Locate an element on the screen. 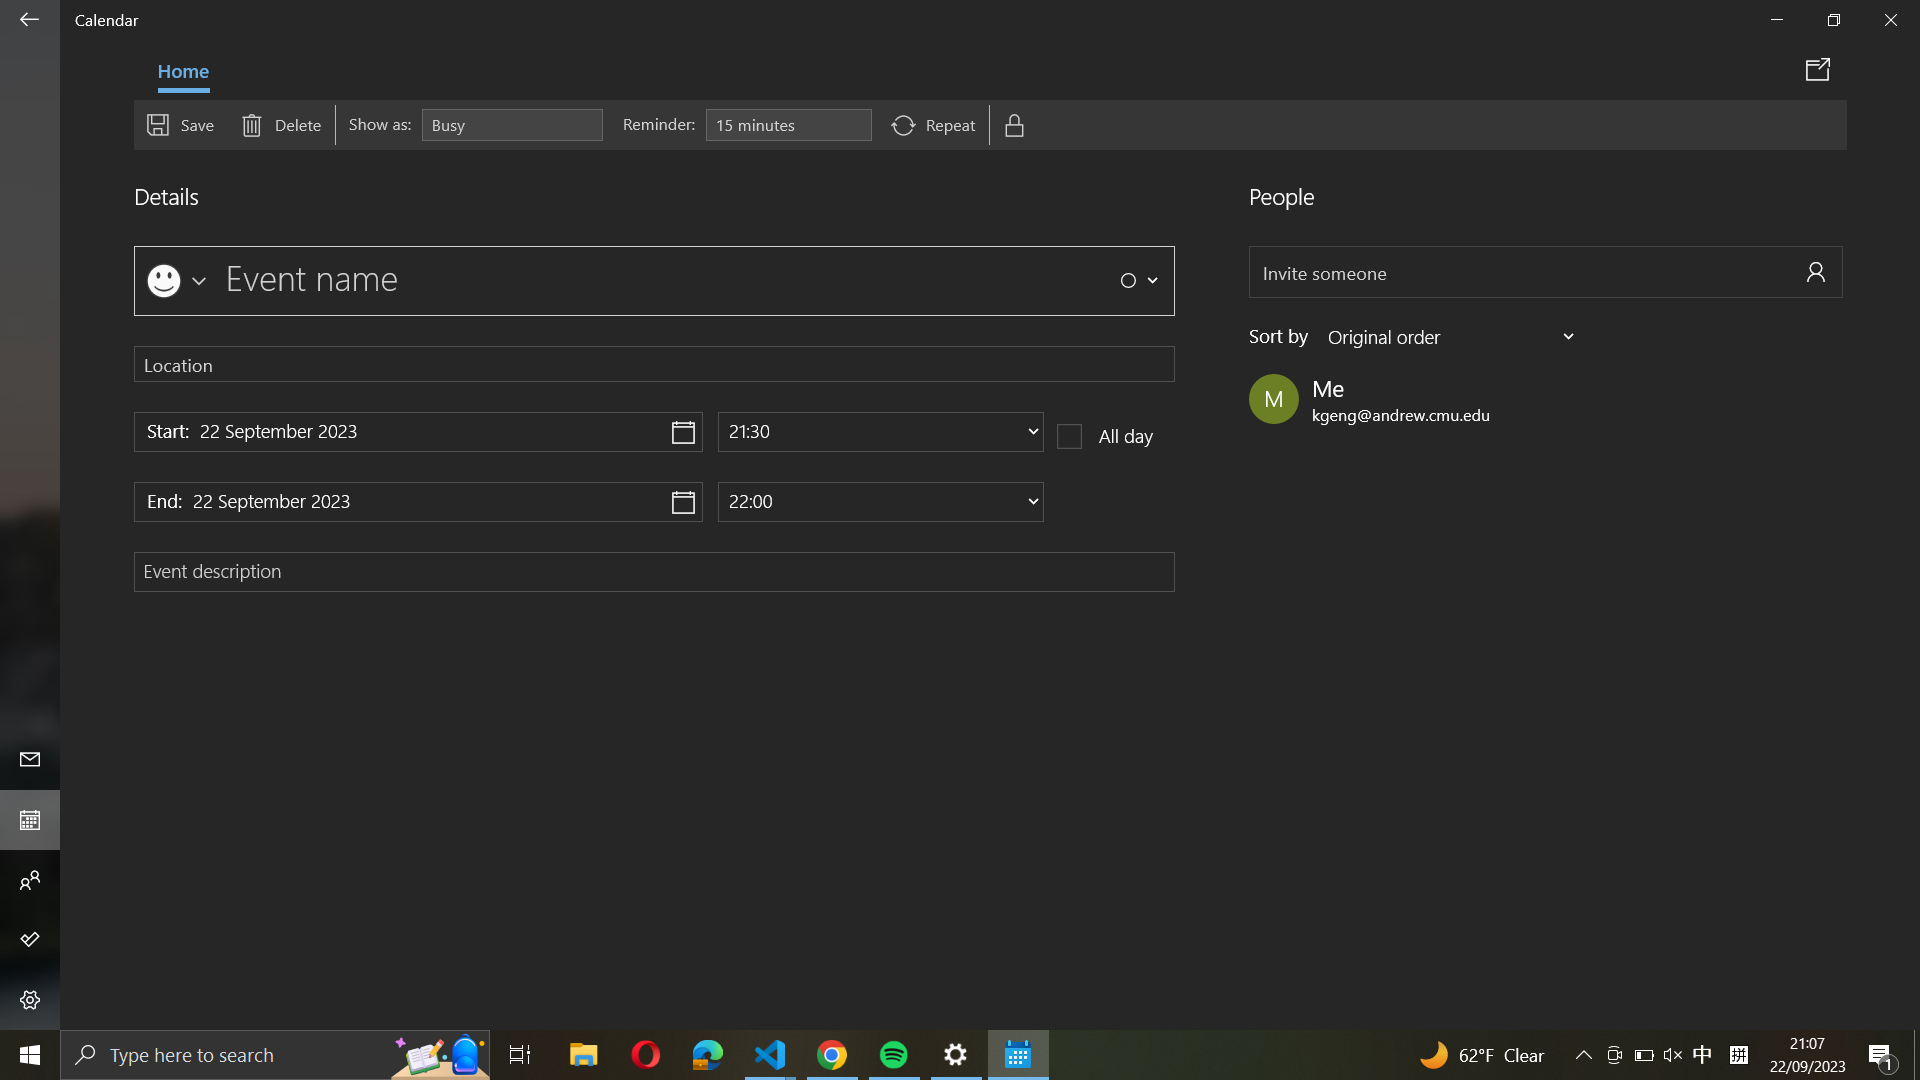  Insert a notification for an event is located at coordinates (787, 125).